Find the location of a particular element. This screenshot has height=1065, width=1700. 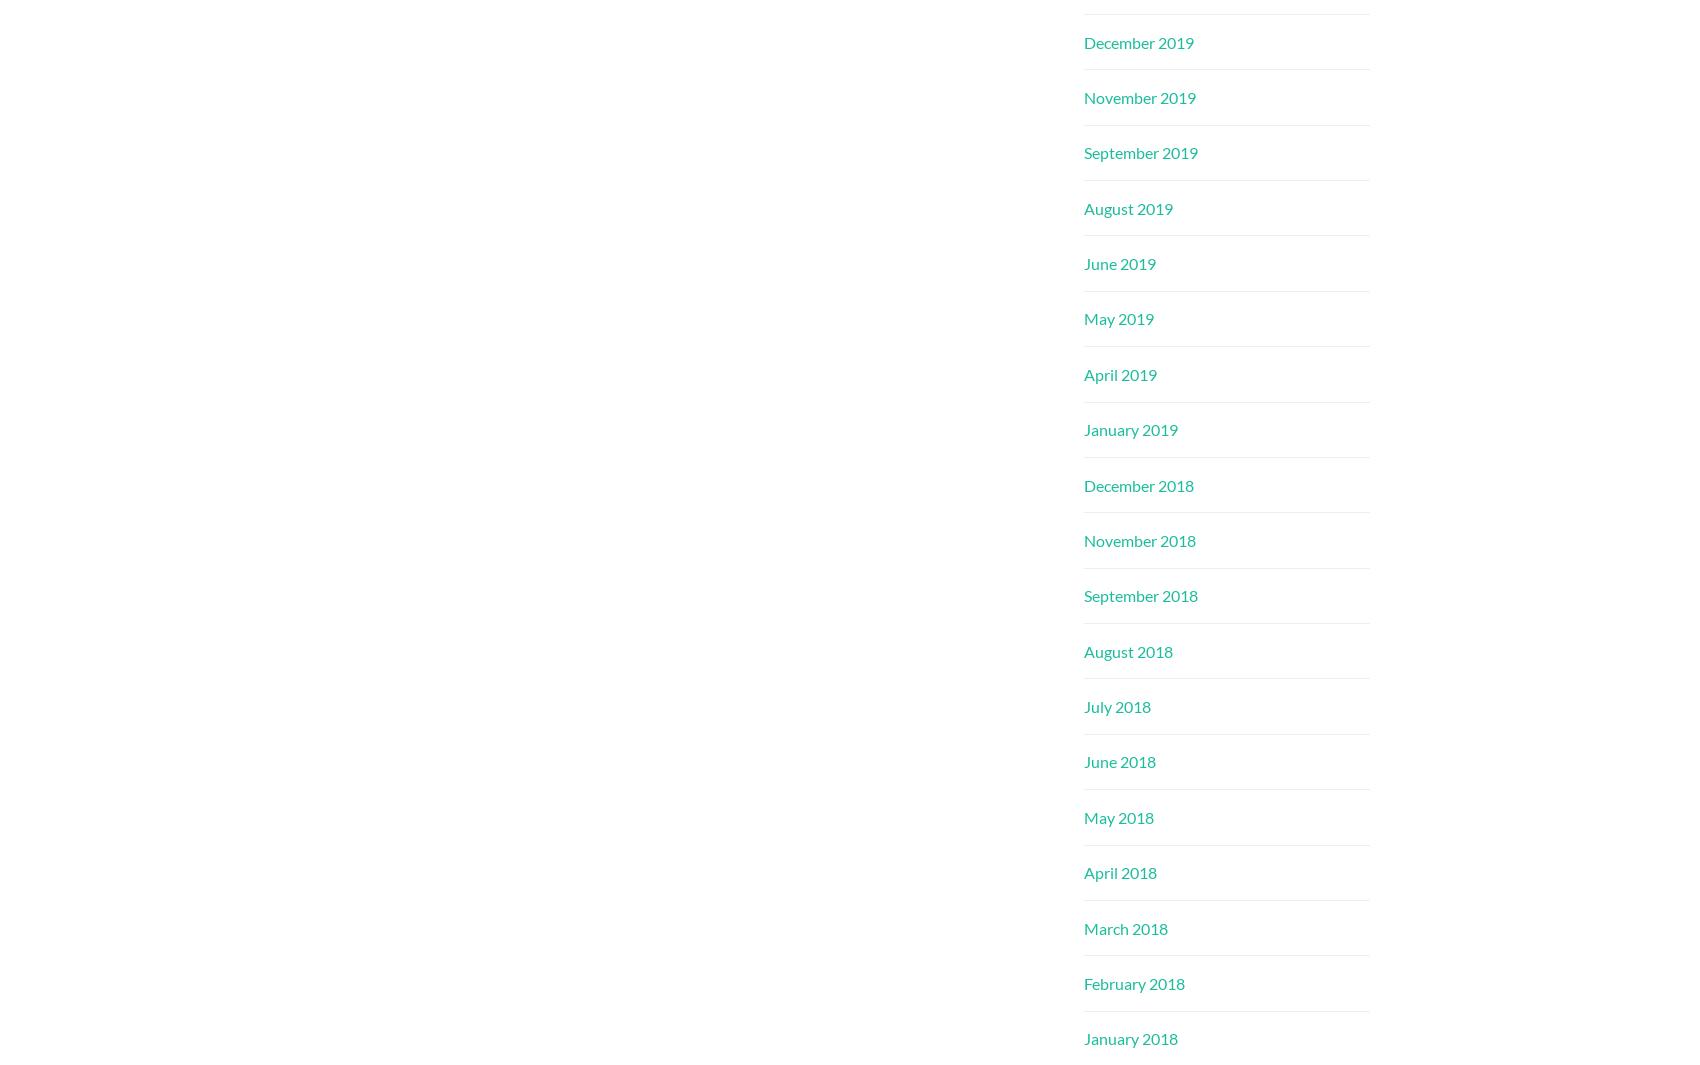

'November 2019' is located at coordinates (1140, 95).